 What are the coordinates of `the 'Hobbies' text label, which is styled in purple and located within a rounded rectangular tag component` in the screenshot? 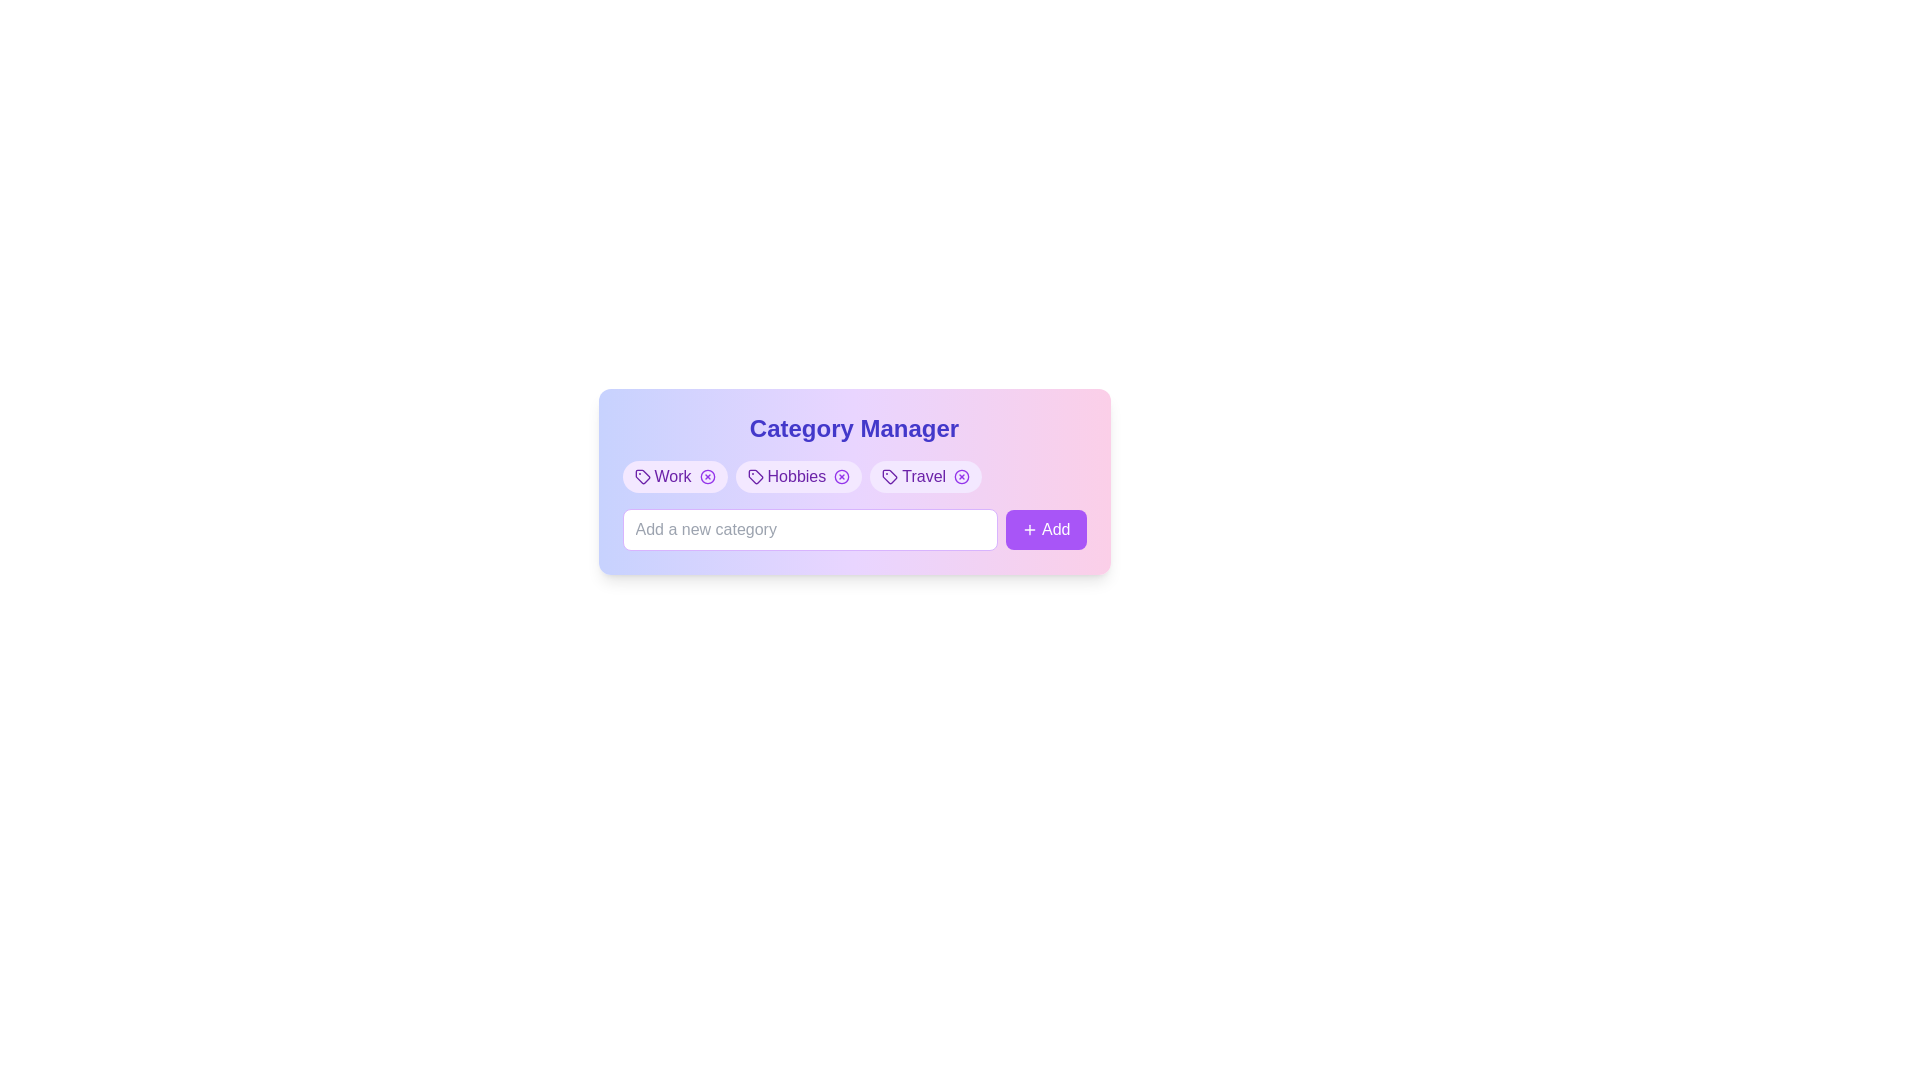 It's located at (795, 477).